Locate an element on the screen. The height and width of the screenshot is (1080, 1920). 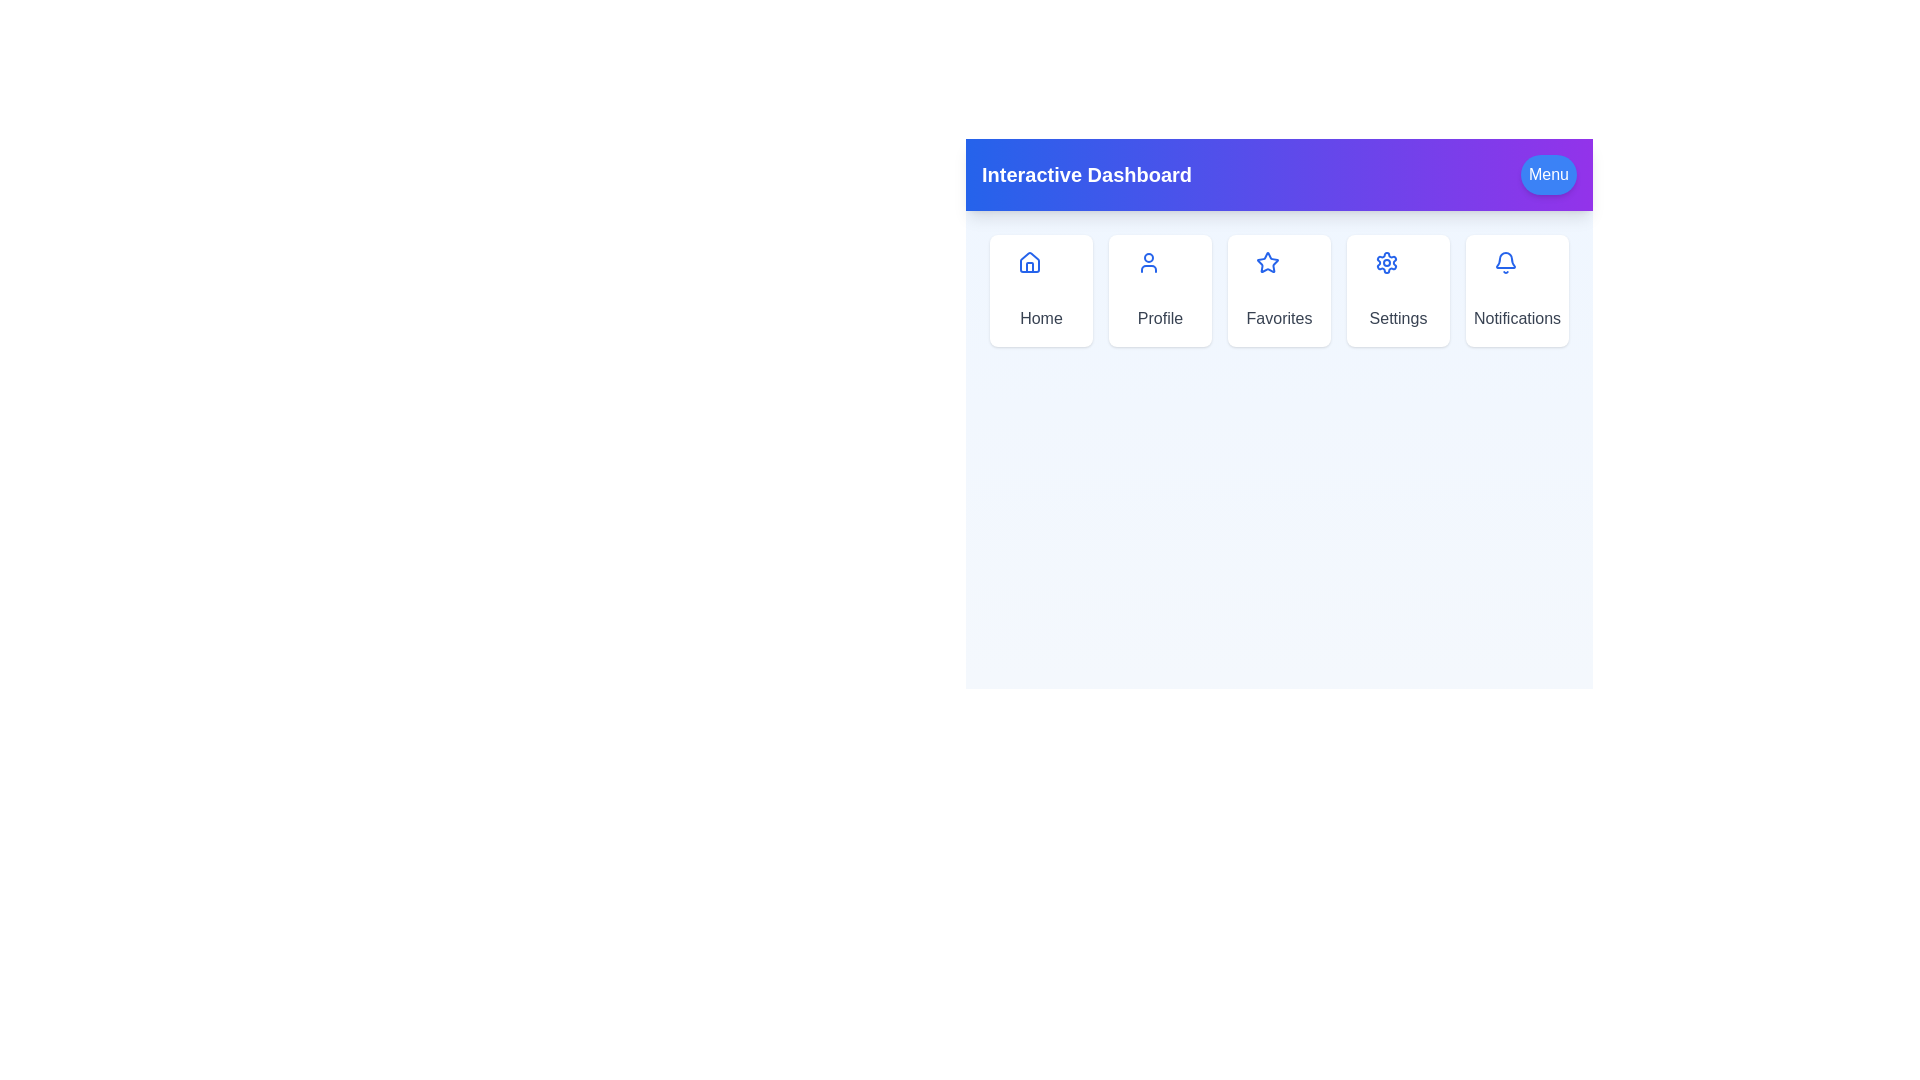
the Settings menu option is located at coordinates (1397, 290).